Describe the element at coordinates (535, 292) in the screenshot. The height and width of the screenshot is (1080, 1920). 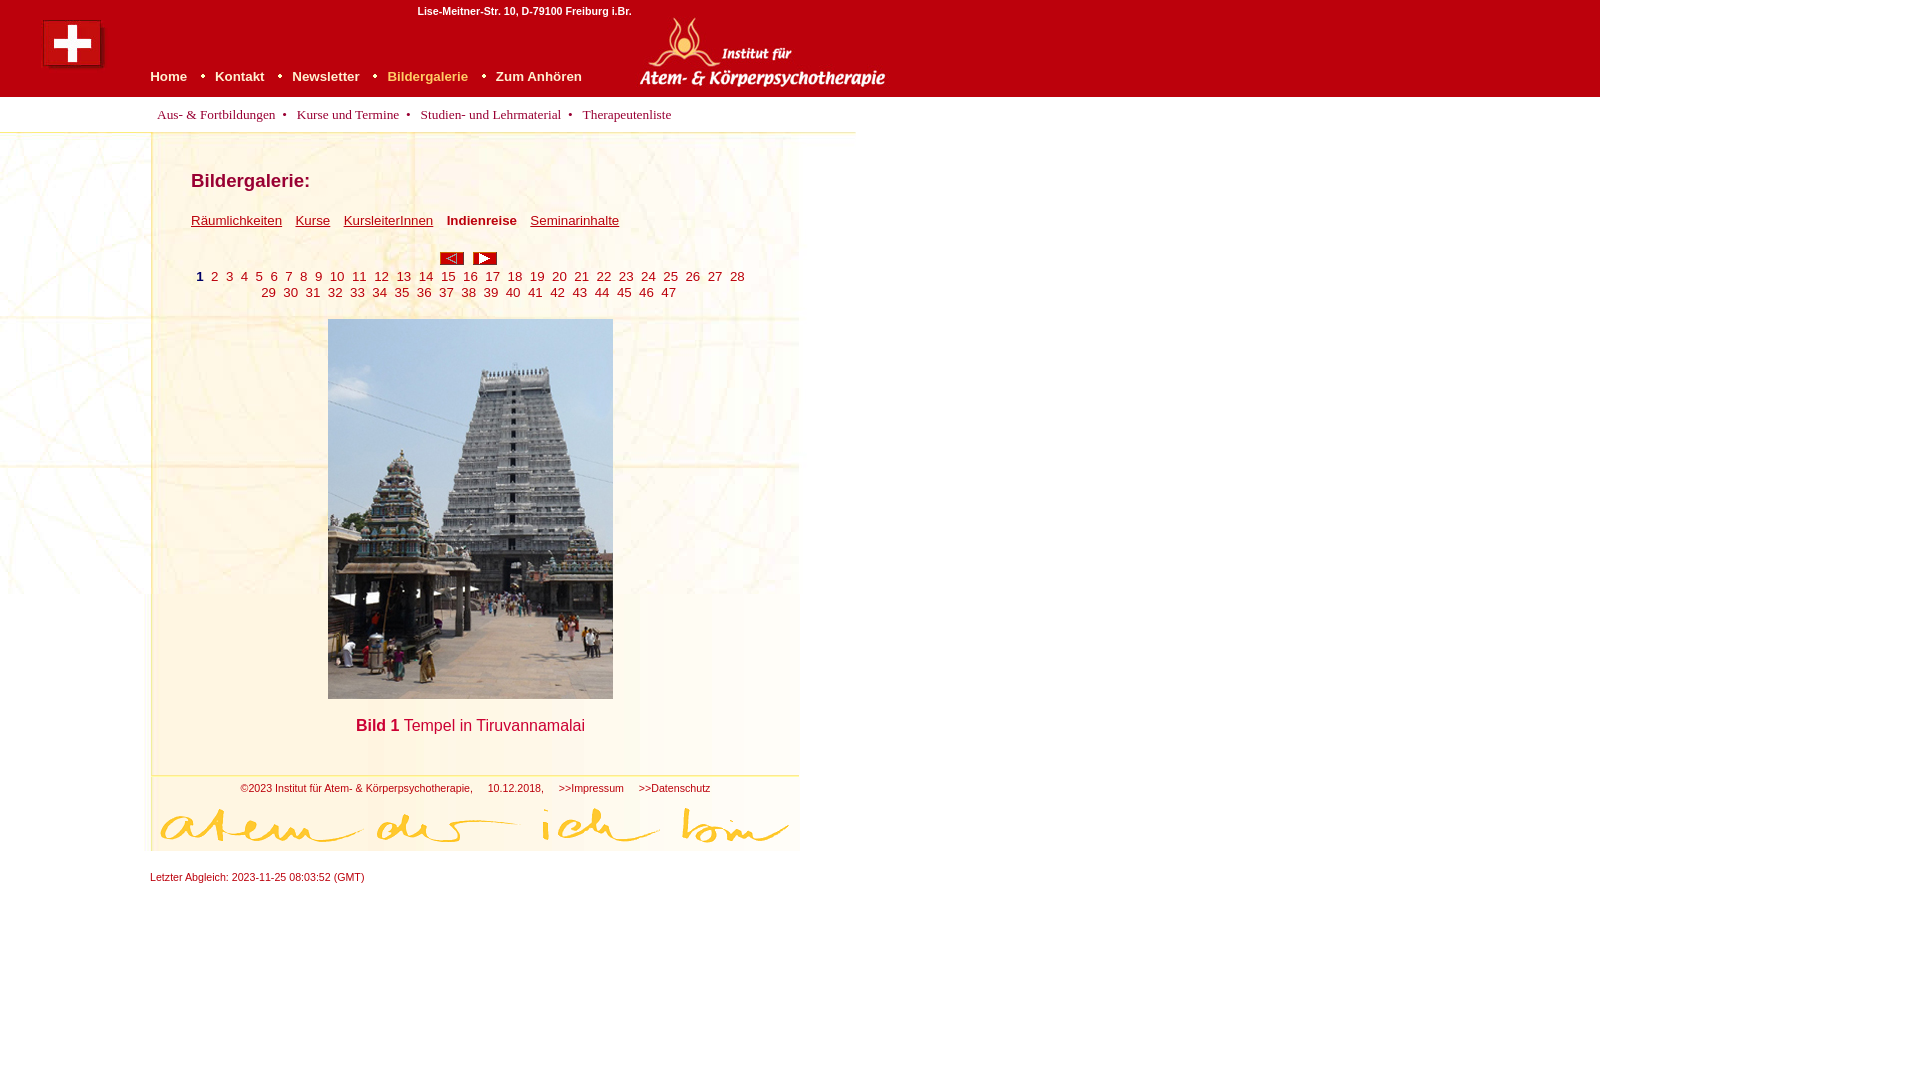
I see `'41'` at that location.